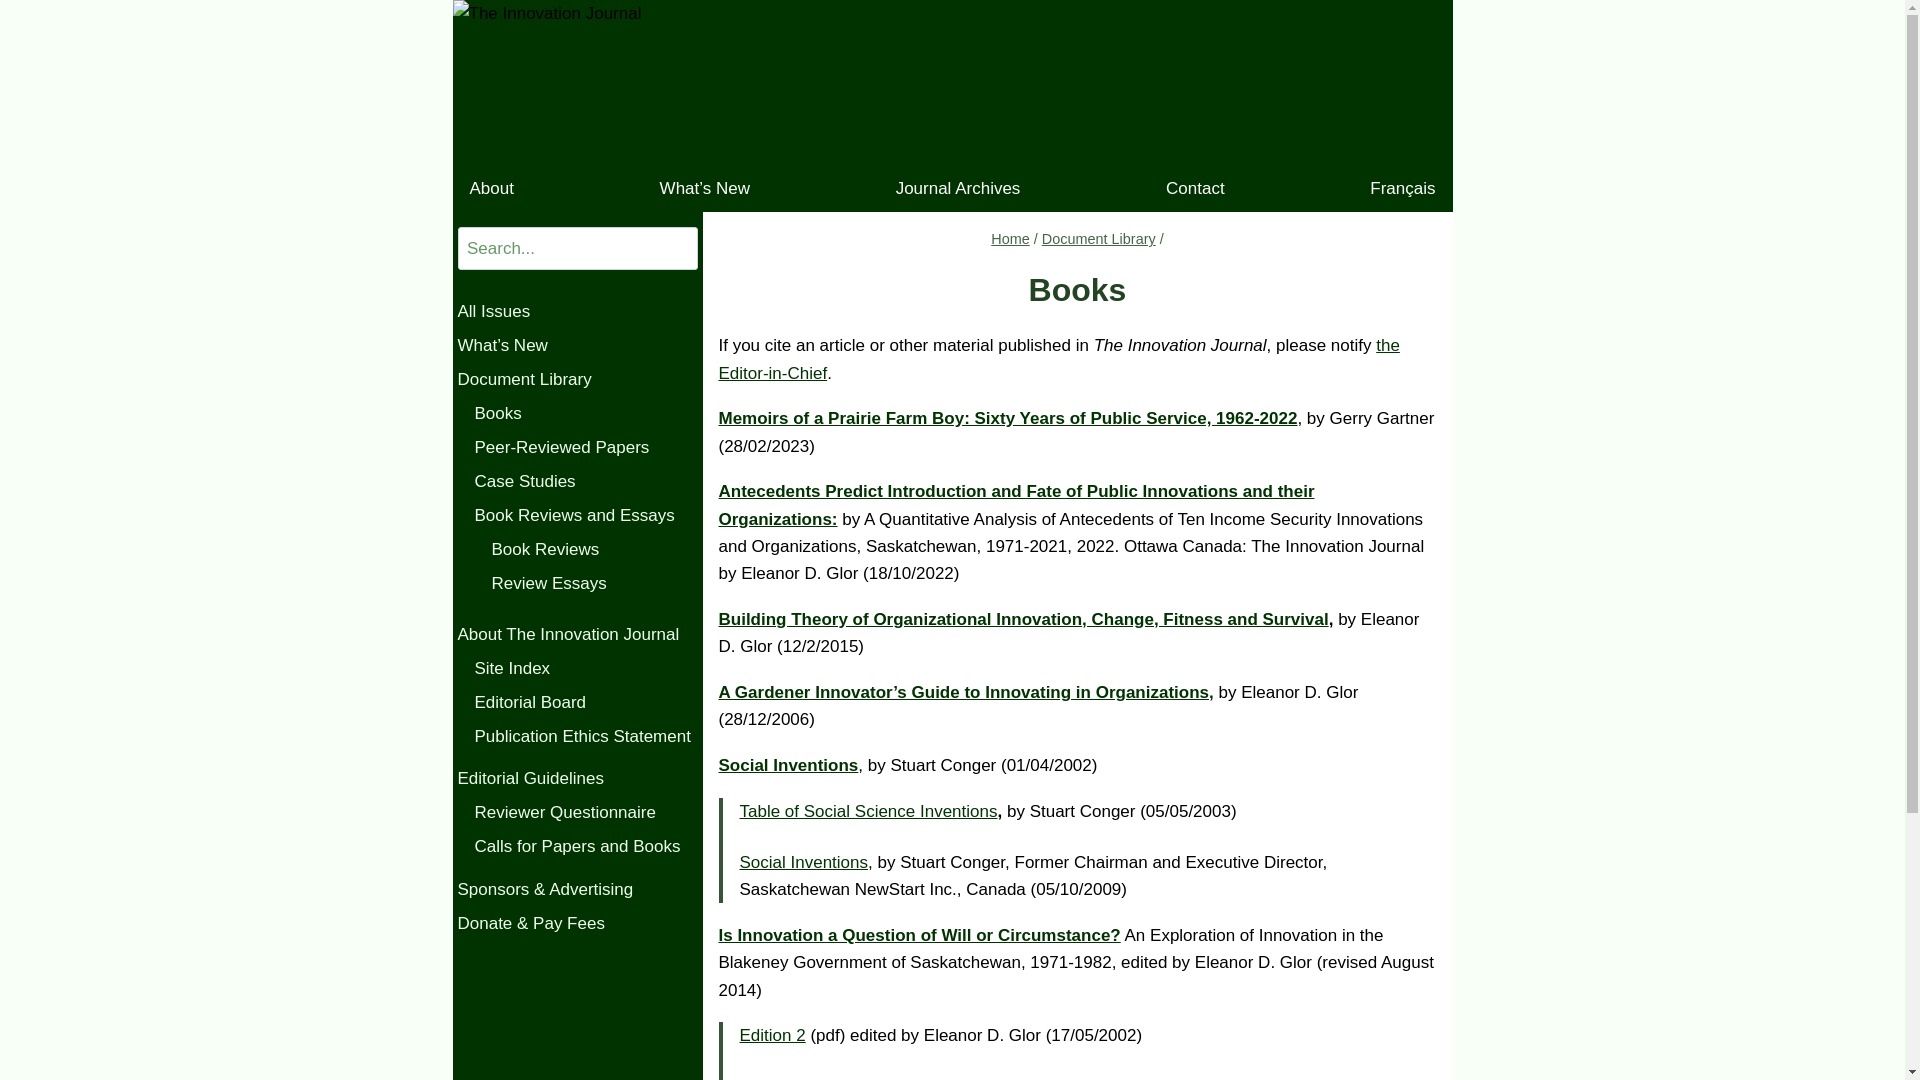 Image resolution: width=1920 pixels, height=1080 pixels. Describe the element at coordinates (584, 446) in the screenshot. I see `'Peer-Reviewed Papers'` at that location.